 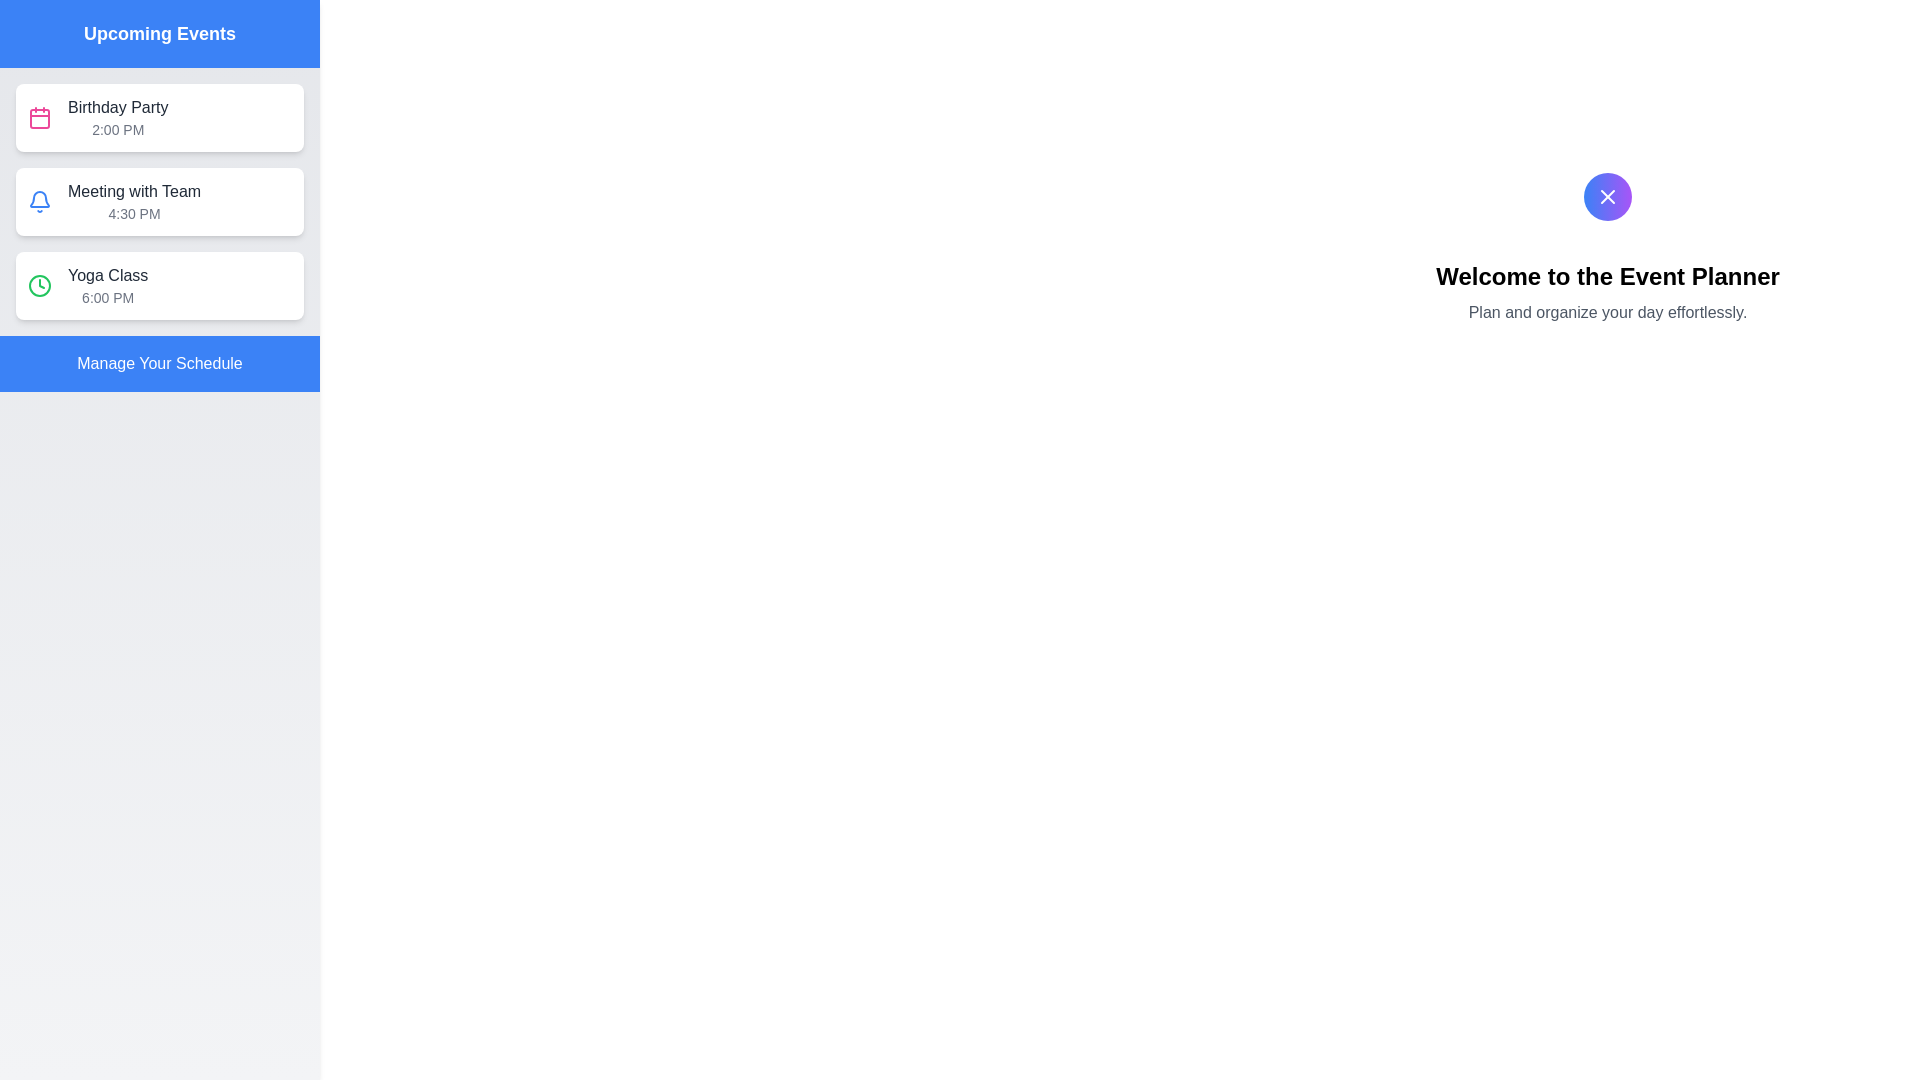 What do you see at coordinates (1608, 196) in the screenshot?
I see `the circular button with a gradient from blue to purple featuring a white 'X' icon` at bounding box center [1608, 196].